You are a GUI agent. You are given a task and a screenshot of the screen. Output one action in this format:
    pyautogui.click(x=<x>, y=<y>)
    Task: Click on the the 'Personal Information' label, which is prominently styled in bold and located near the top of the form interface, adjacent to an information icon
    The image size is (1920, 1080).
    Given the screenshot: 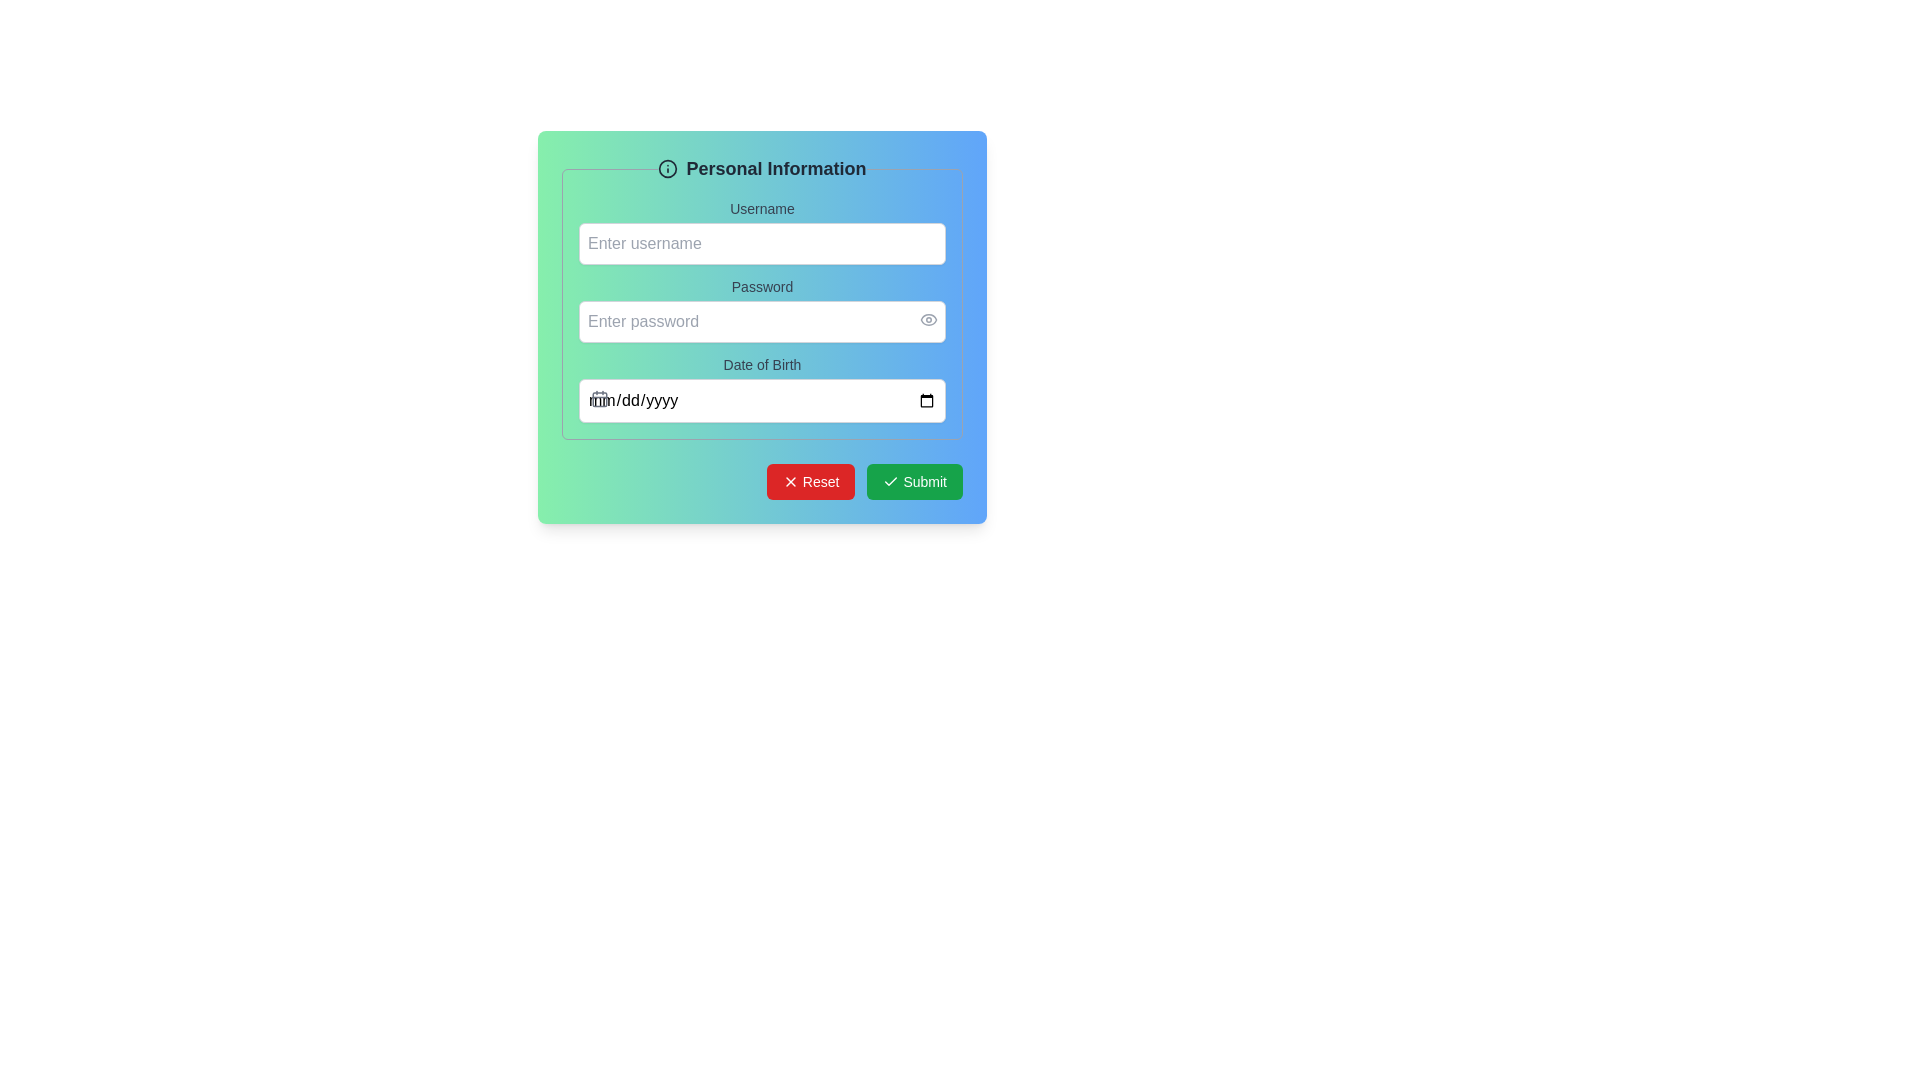 What is the action you would take?
    pyautogui.click(x=775, y=168)
    